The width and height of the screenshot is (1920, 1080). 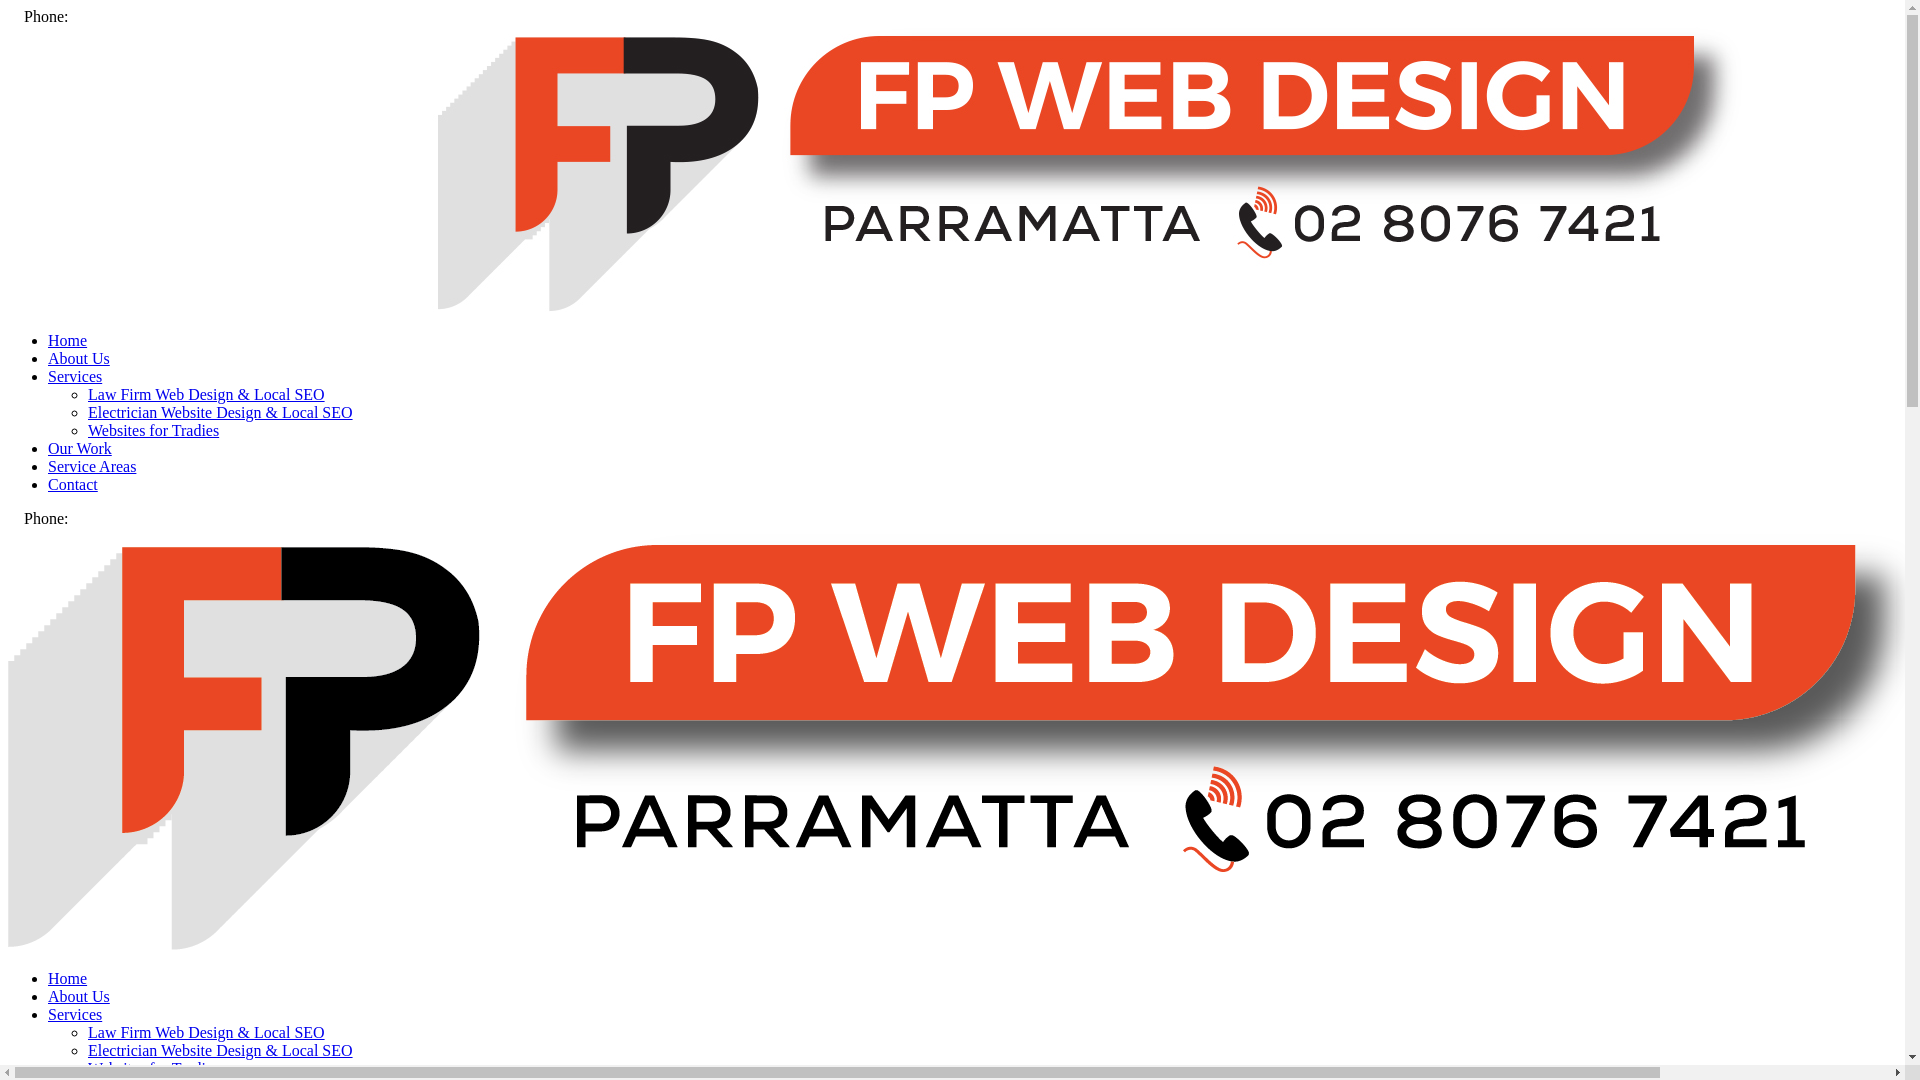 What do you see at coordinates (152, 1067) in the screenshot?
I see `'Websites for Tradies'` at bounding box center [152, 1067].